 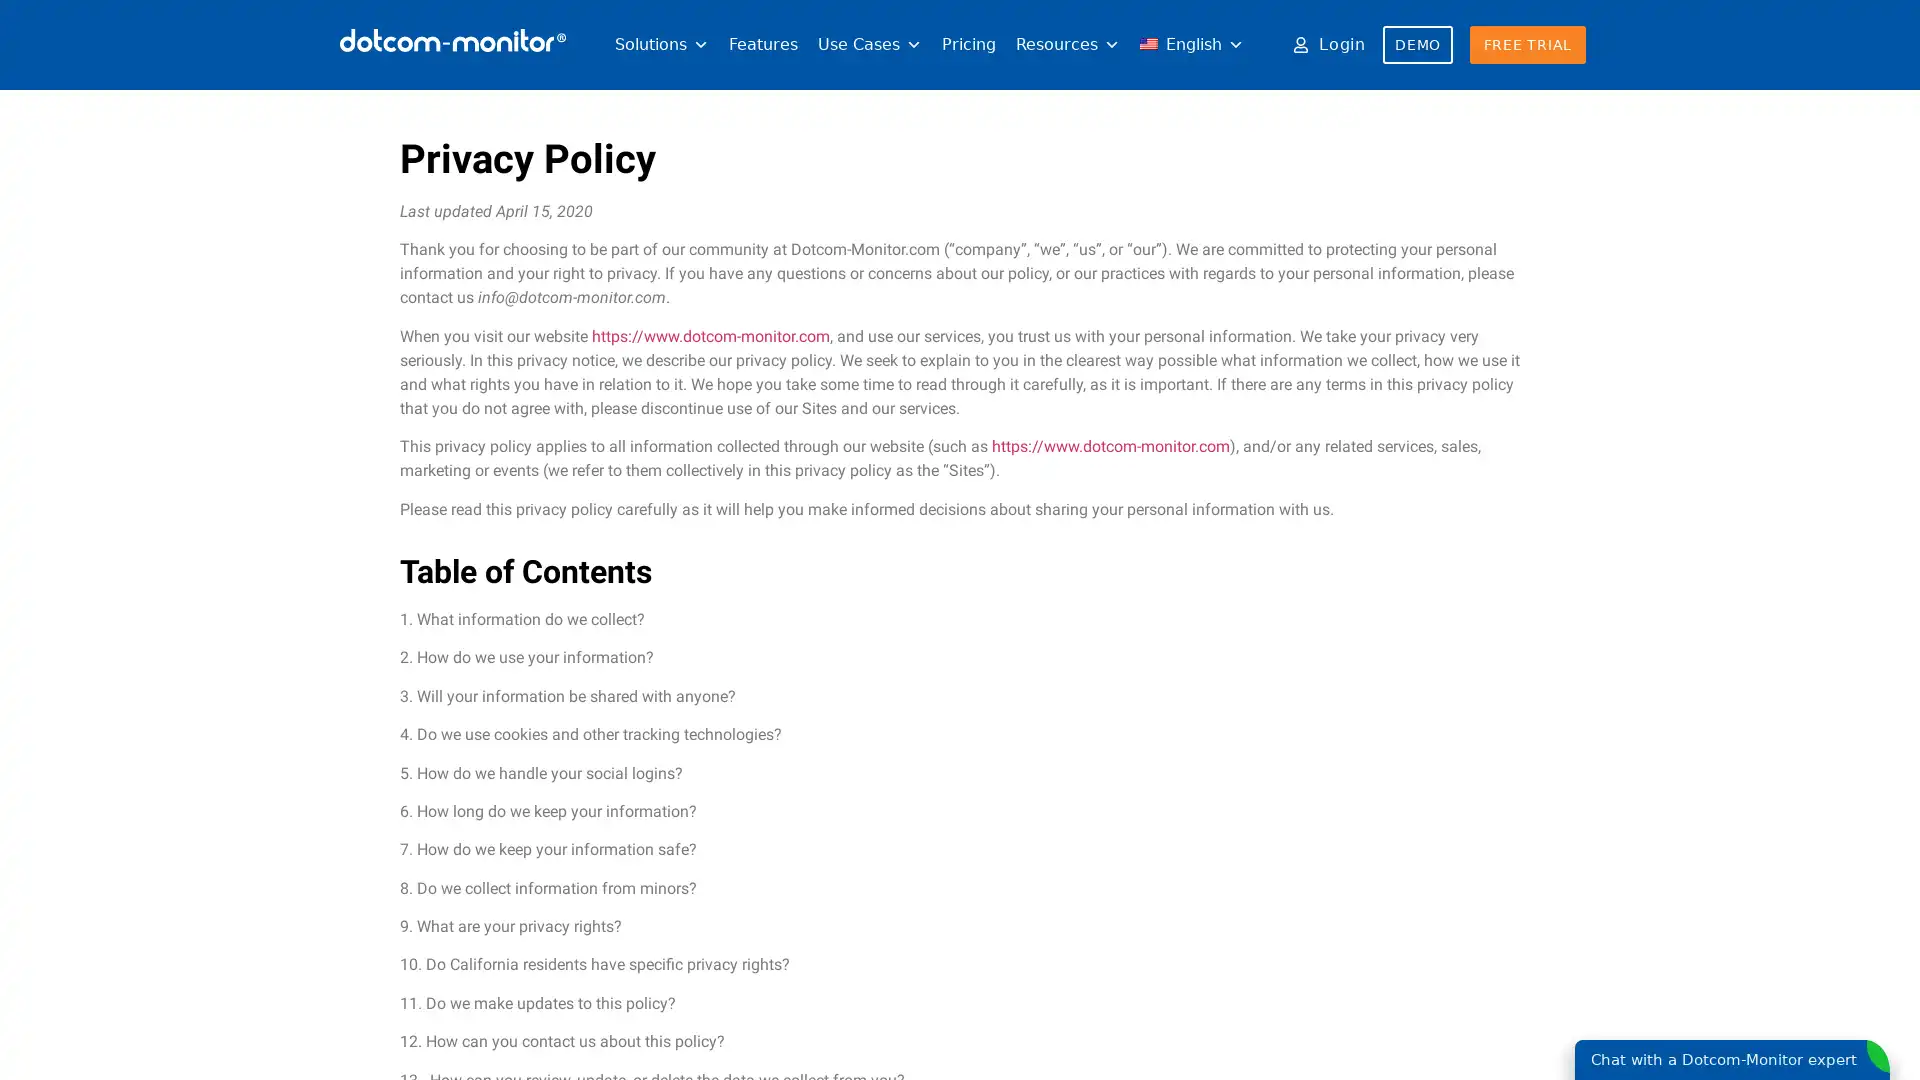 What do you see at coordinates (1416, 45) in the screenshot?
I see `DEMO` at bounding box center [1416, 45].